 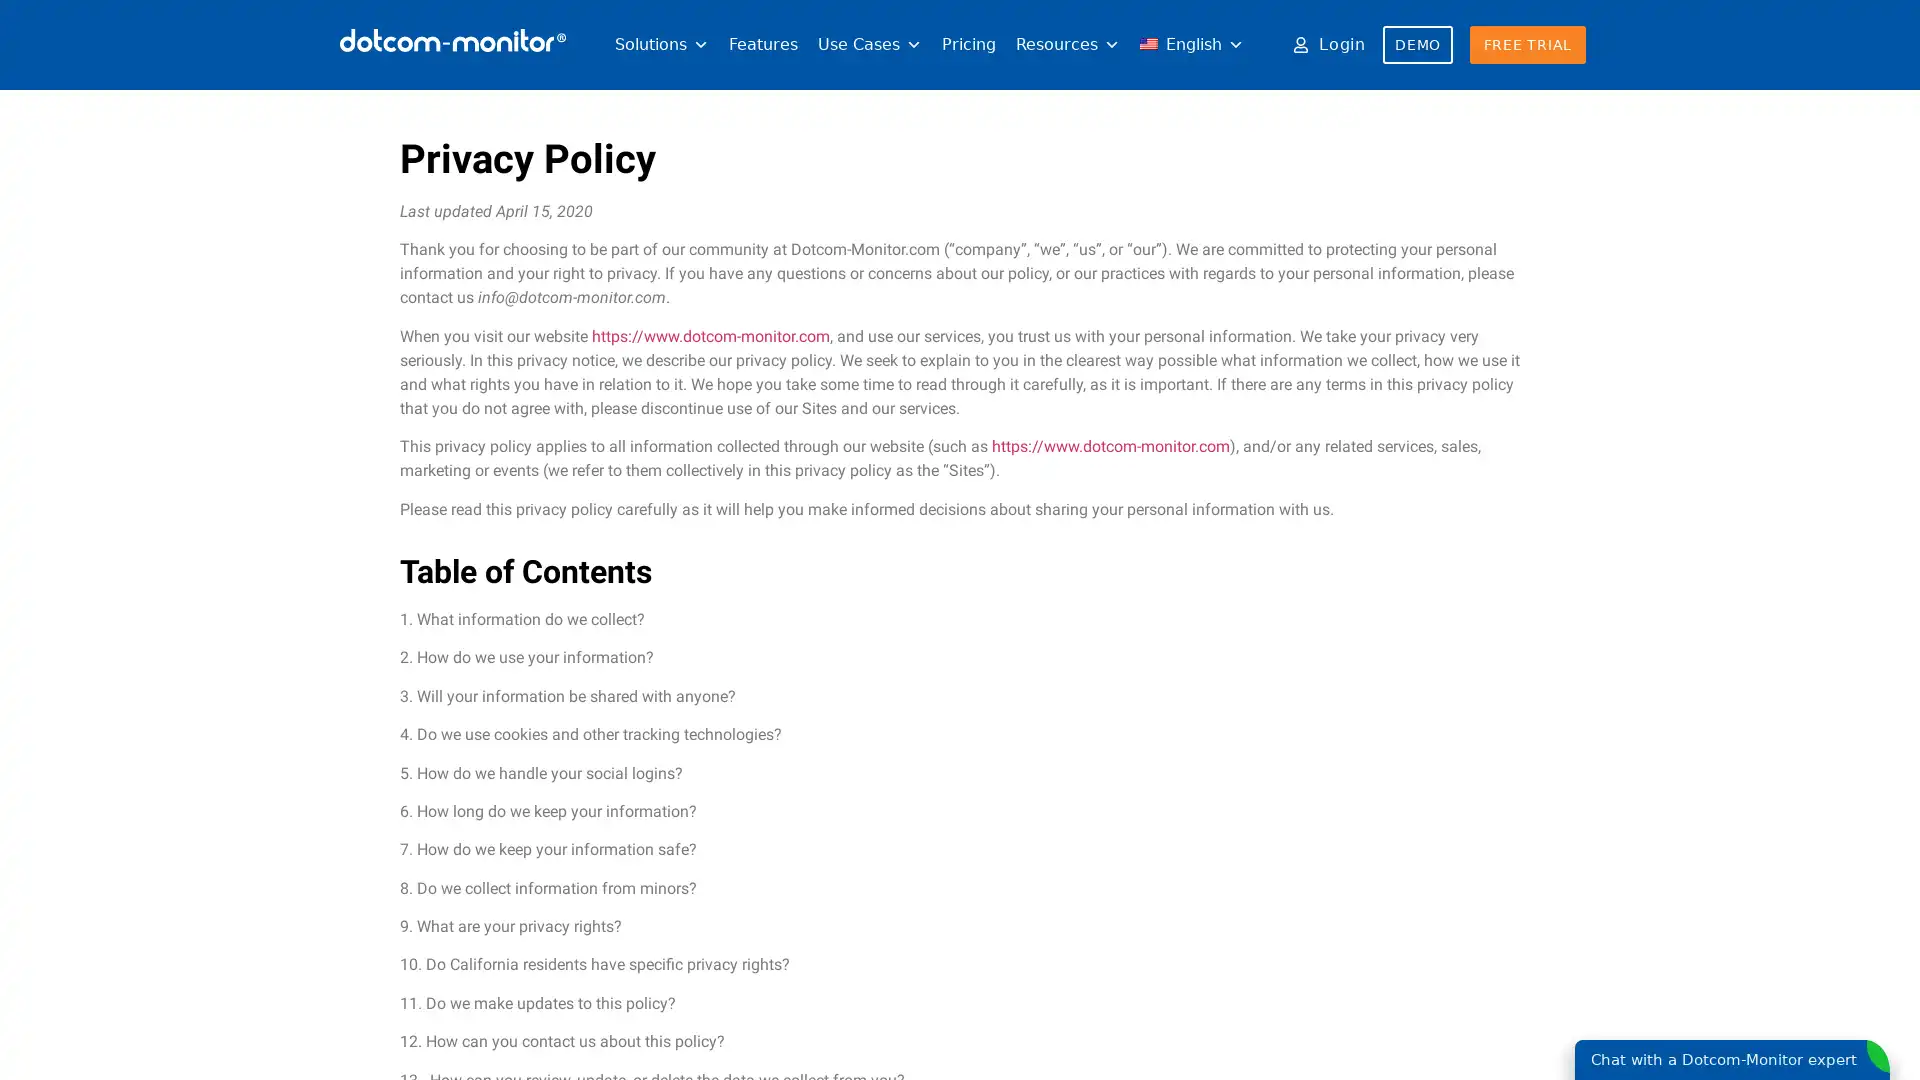 What do you see at coordinates (1416, 45) in the screenshot?
I see `DEMO` at bounding box center [1416, 45].